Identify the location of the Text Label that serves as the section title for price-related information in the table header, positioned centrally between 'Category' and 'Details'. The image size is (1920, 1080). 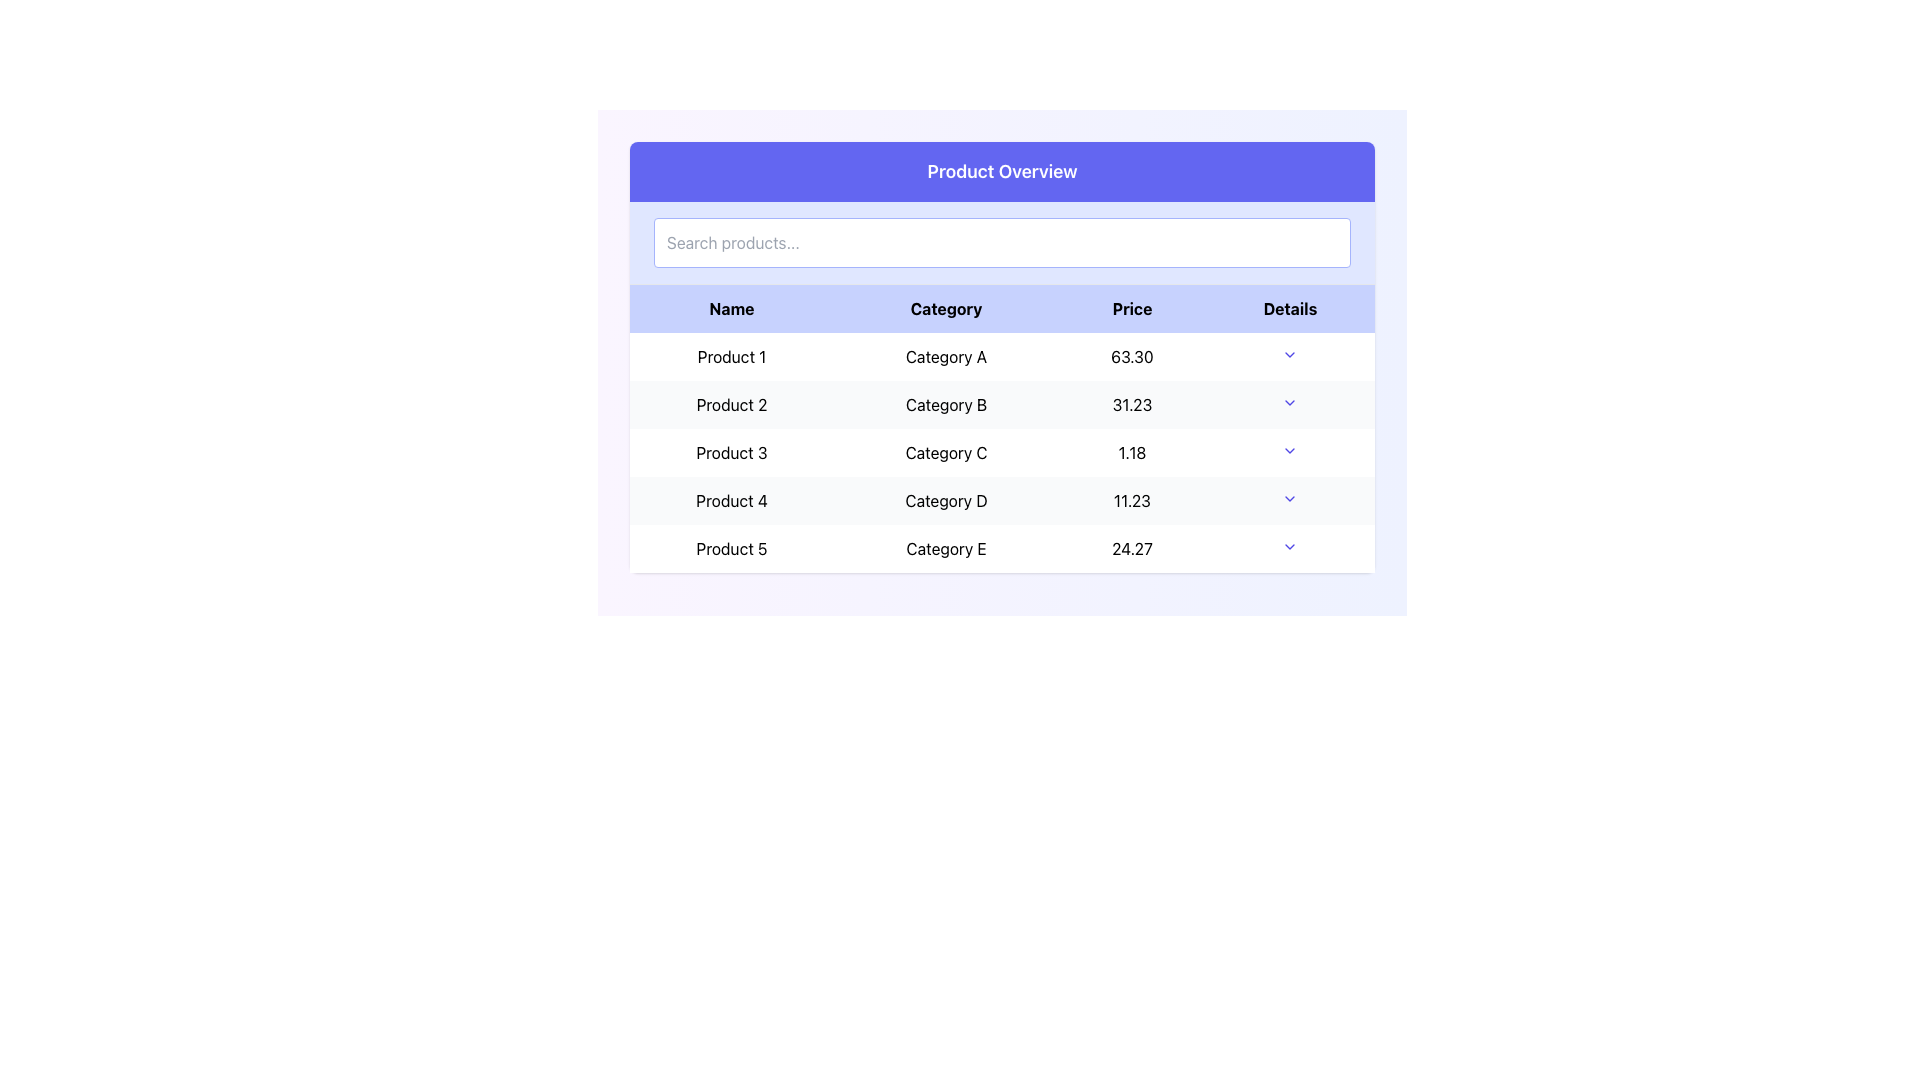
(1132, 308).